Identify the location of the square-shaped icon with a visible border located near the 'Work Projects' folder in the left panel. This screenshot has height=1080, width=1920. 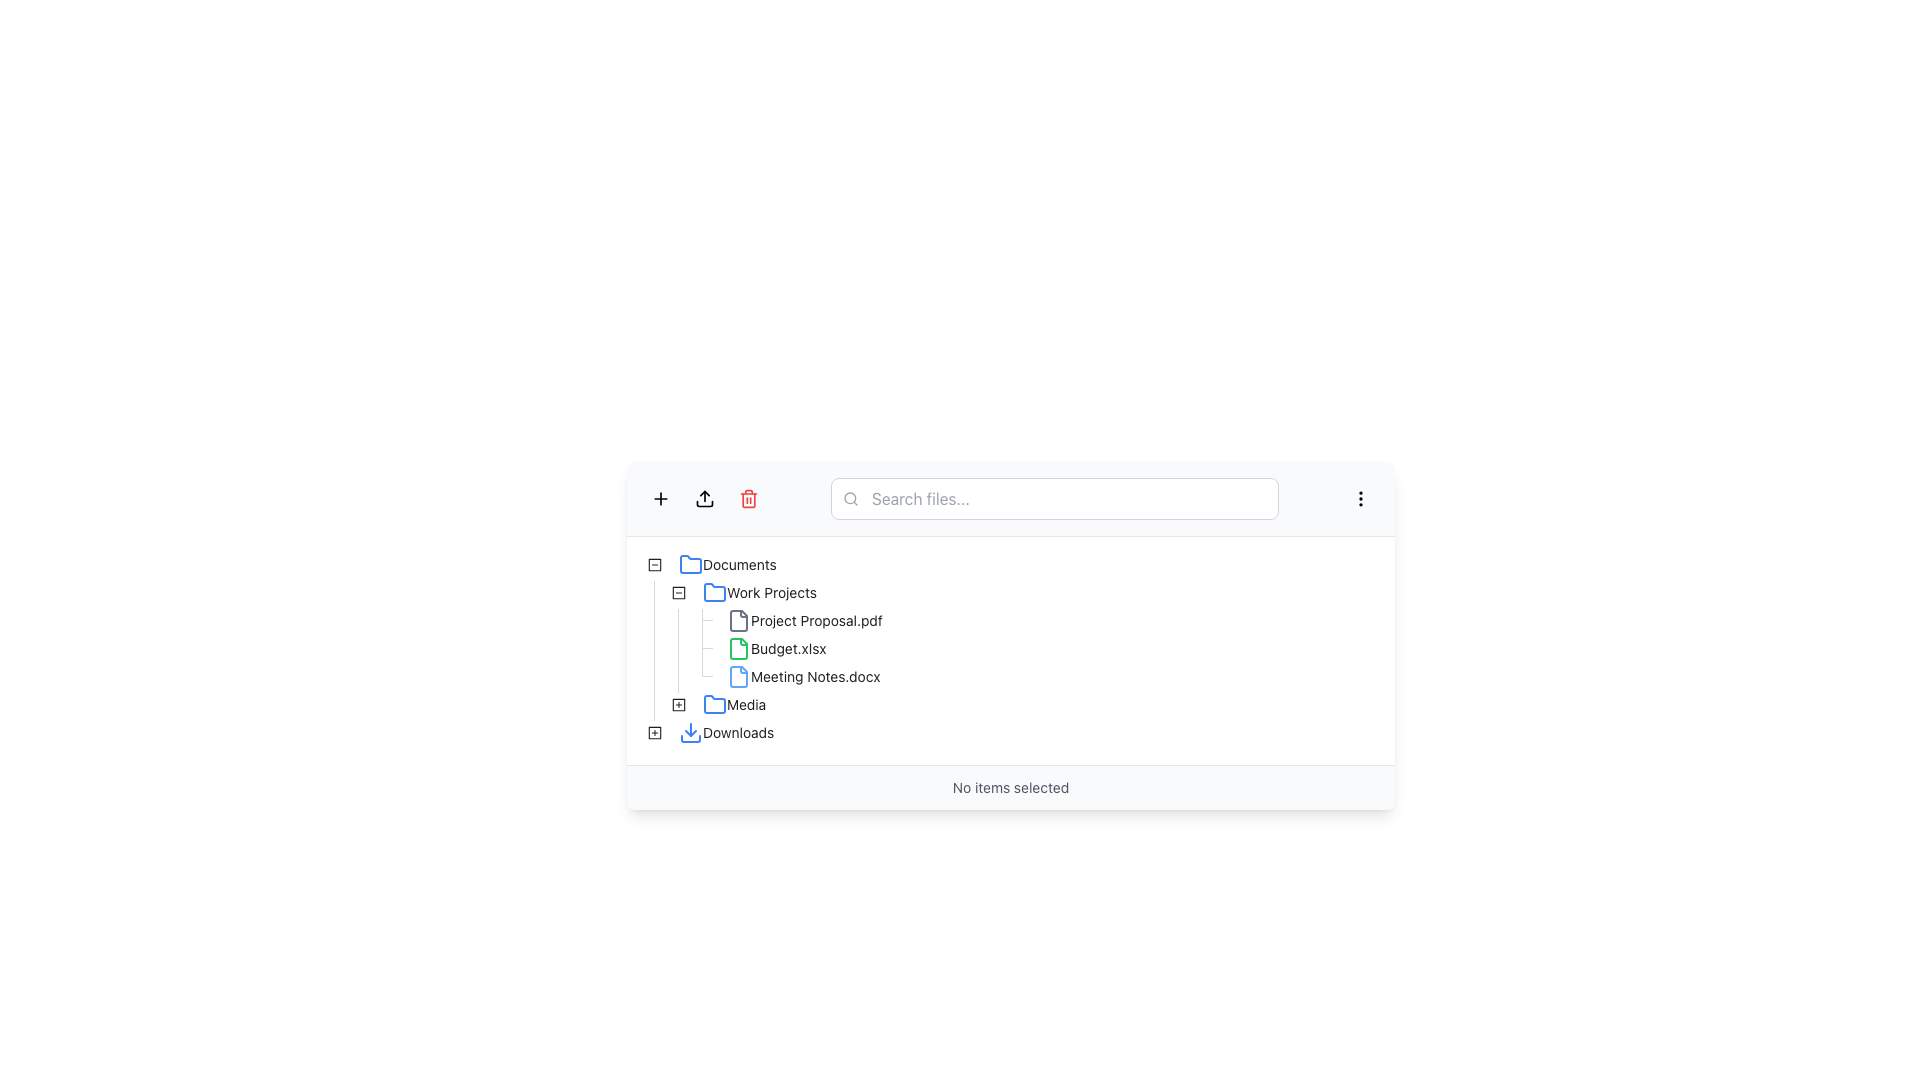
(678, 704).